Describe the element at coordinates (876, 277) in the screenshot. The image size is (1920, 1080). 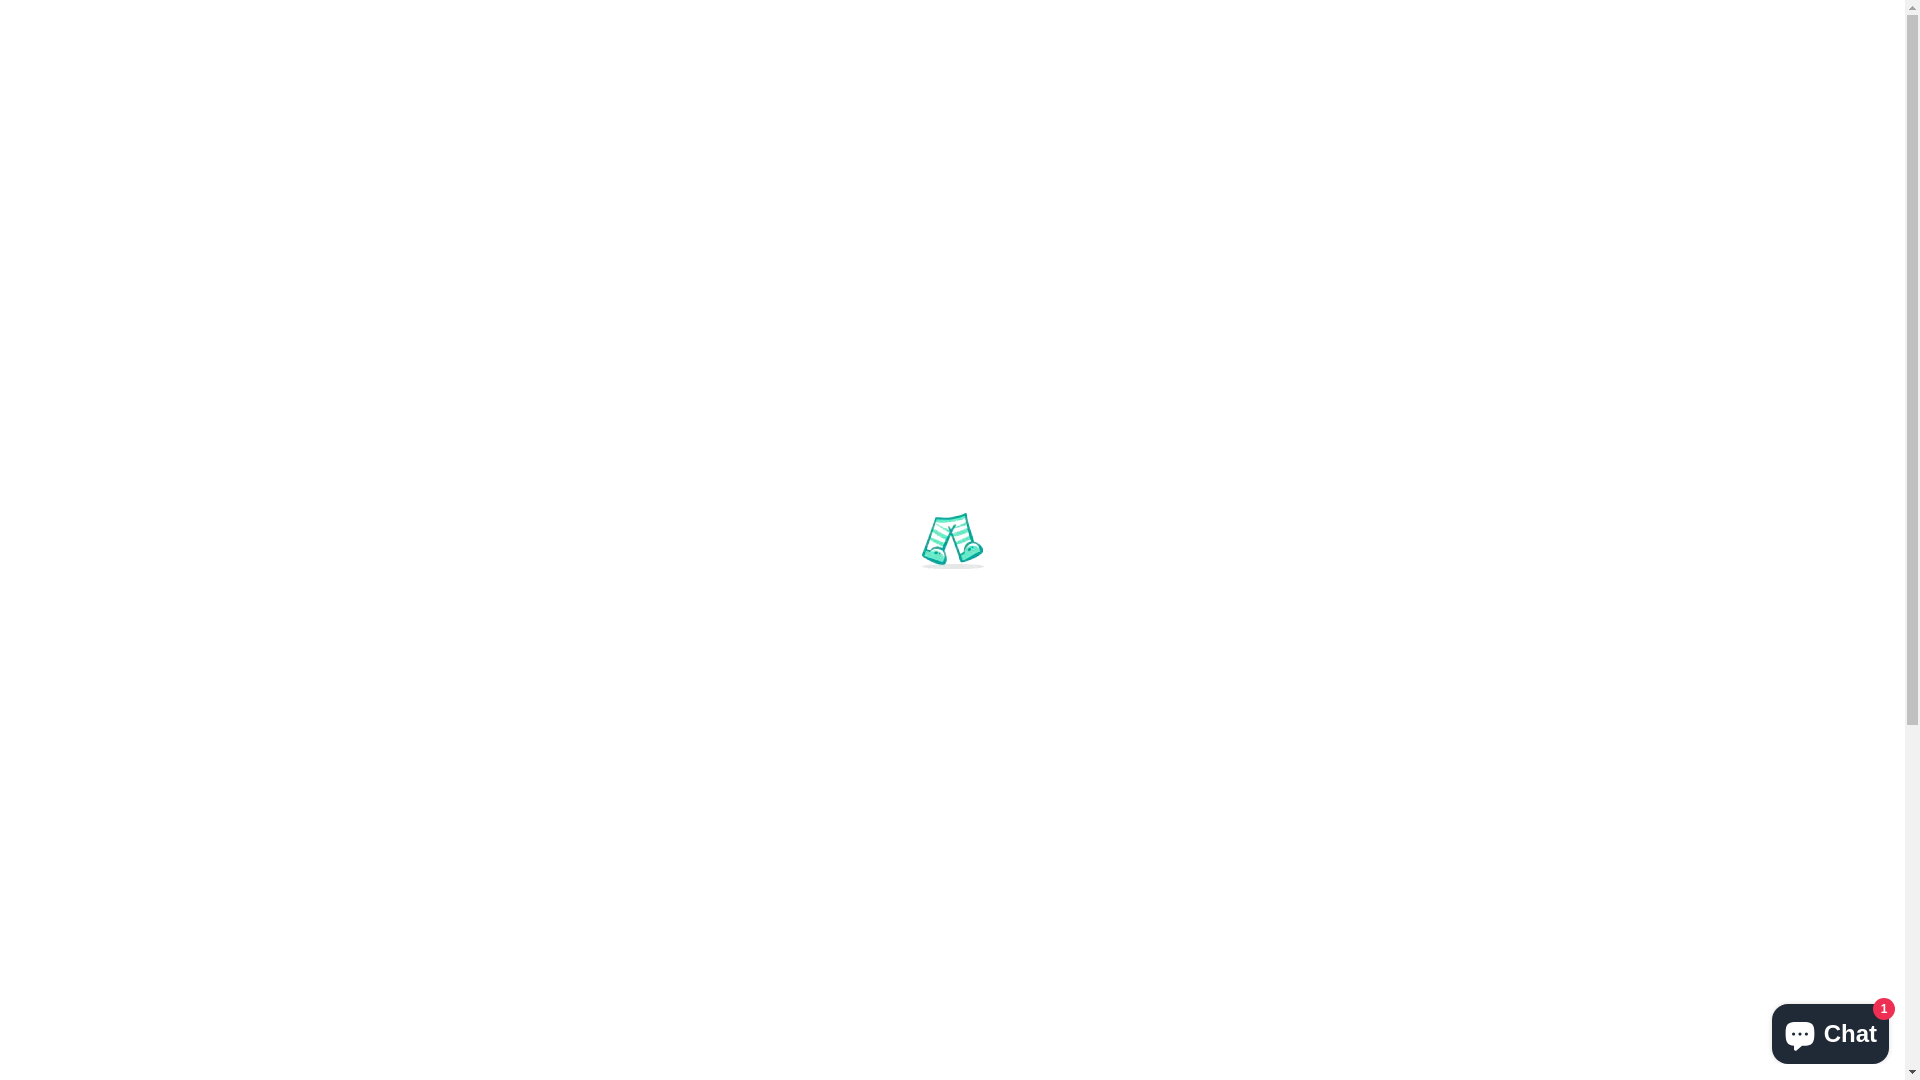
I see `'ABOUT'` at that location.